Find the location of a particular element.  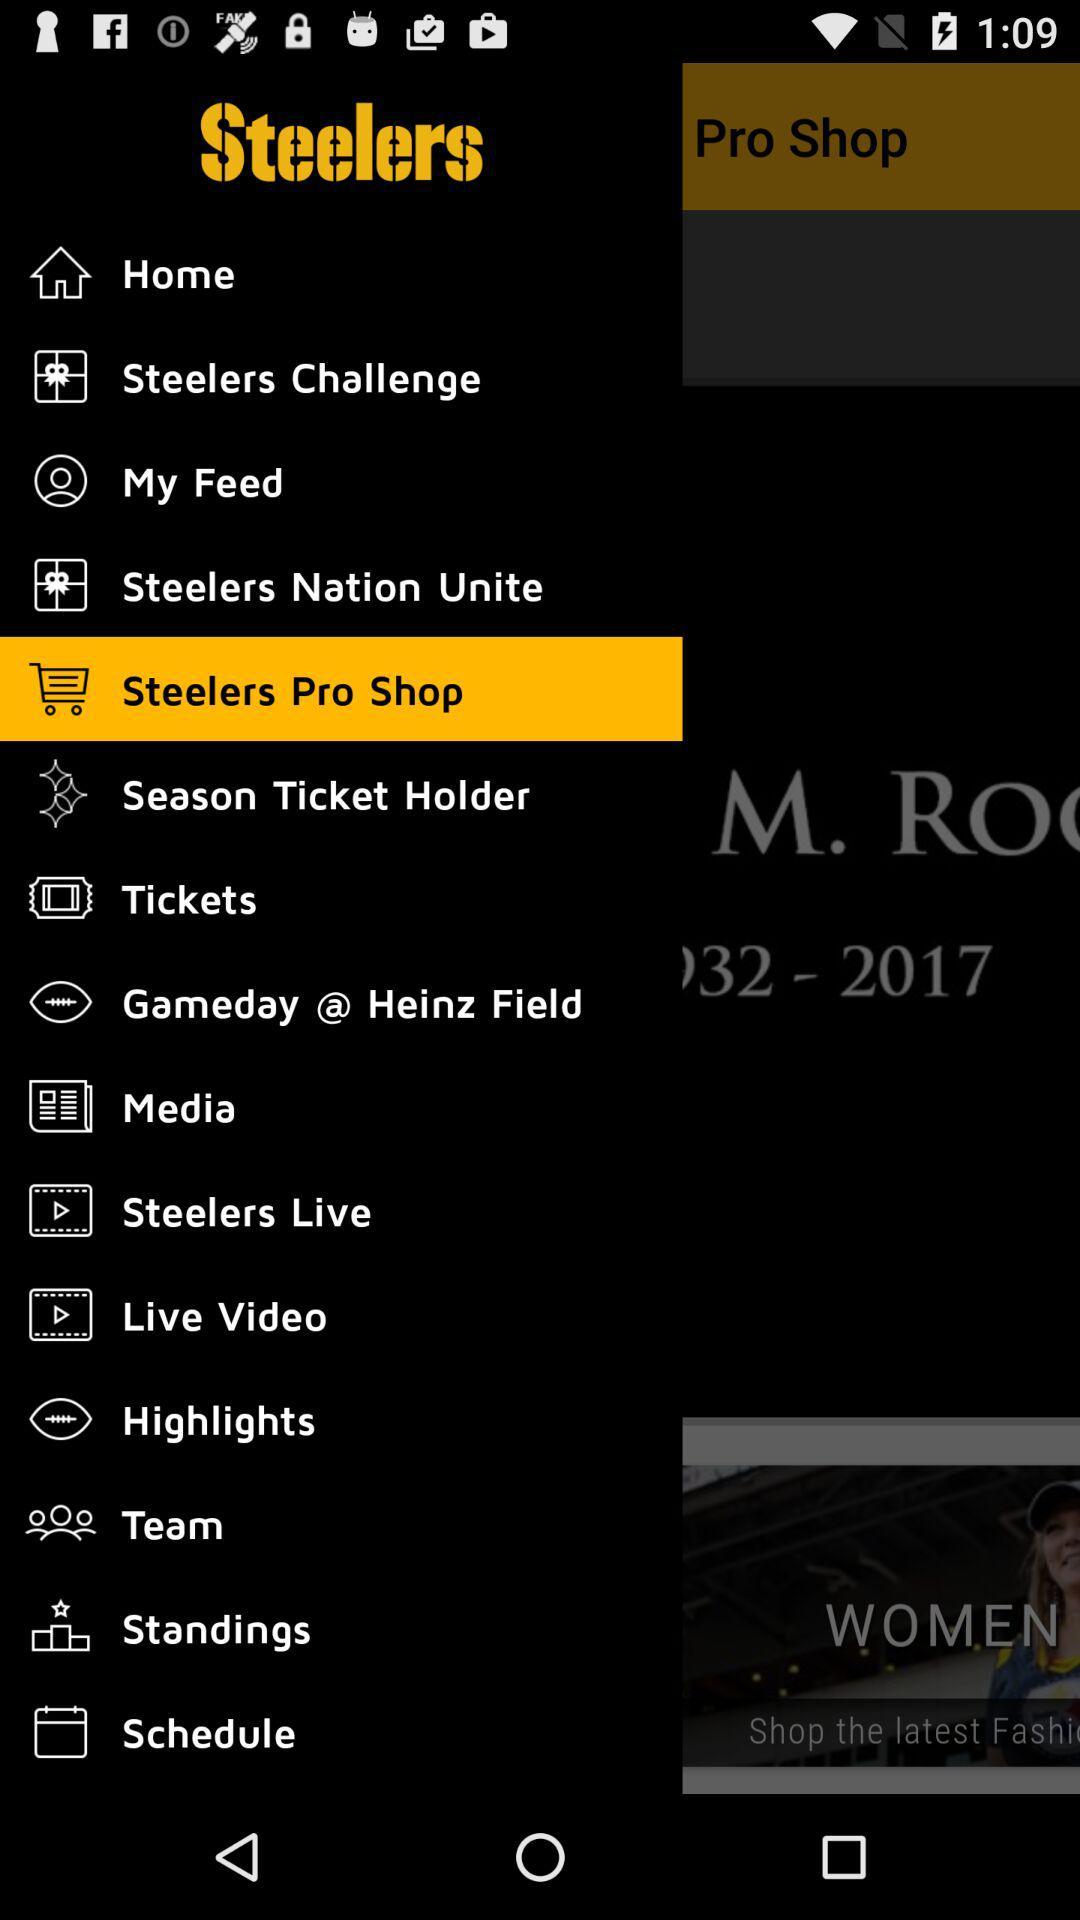

the standing icon is located at coordinates (60, 1627).